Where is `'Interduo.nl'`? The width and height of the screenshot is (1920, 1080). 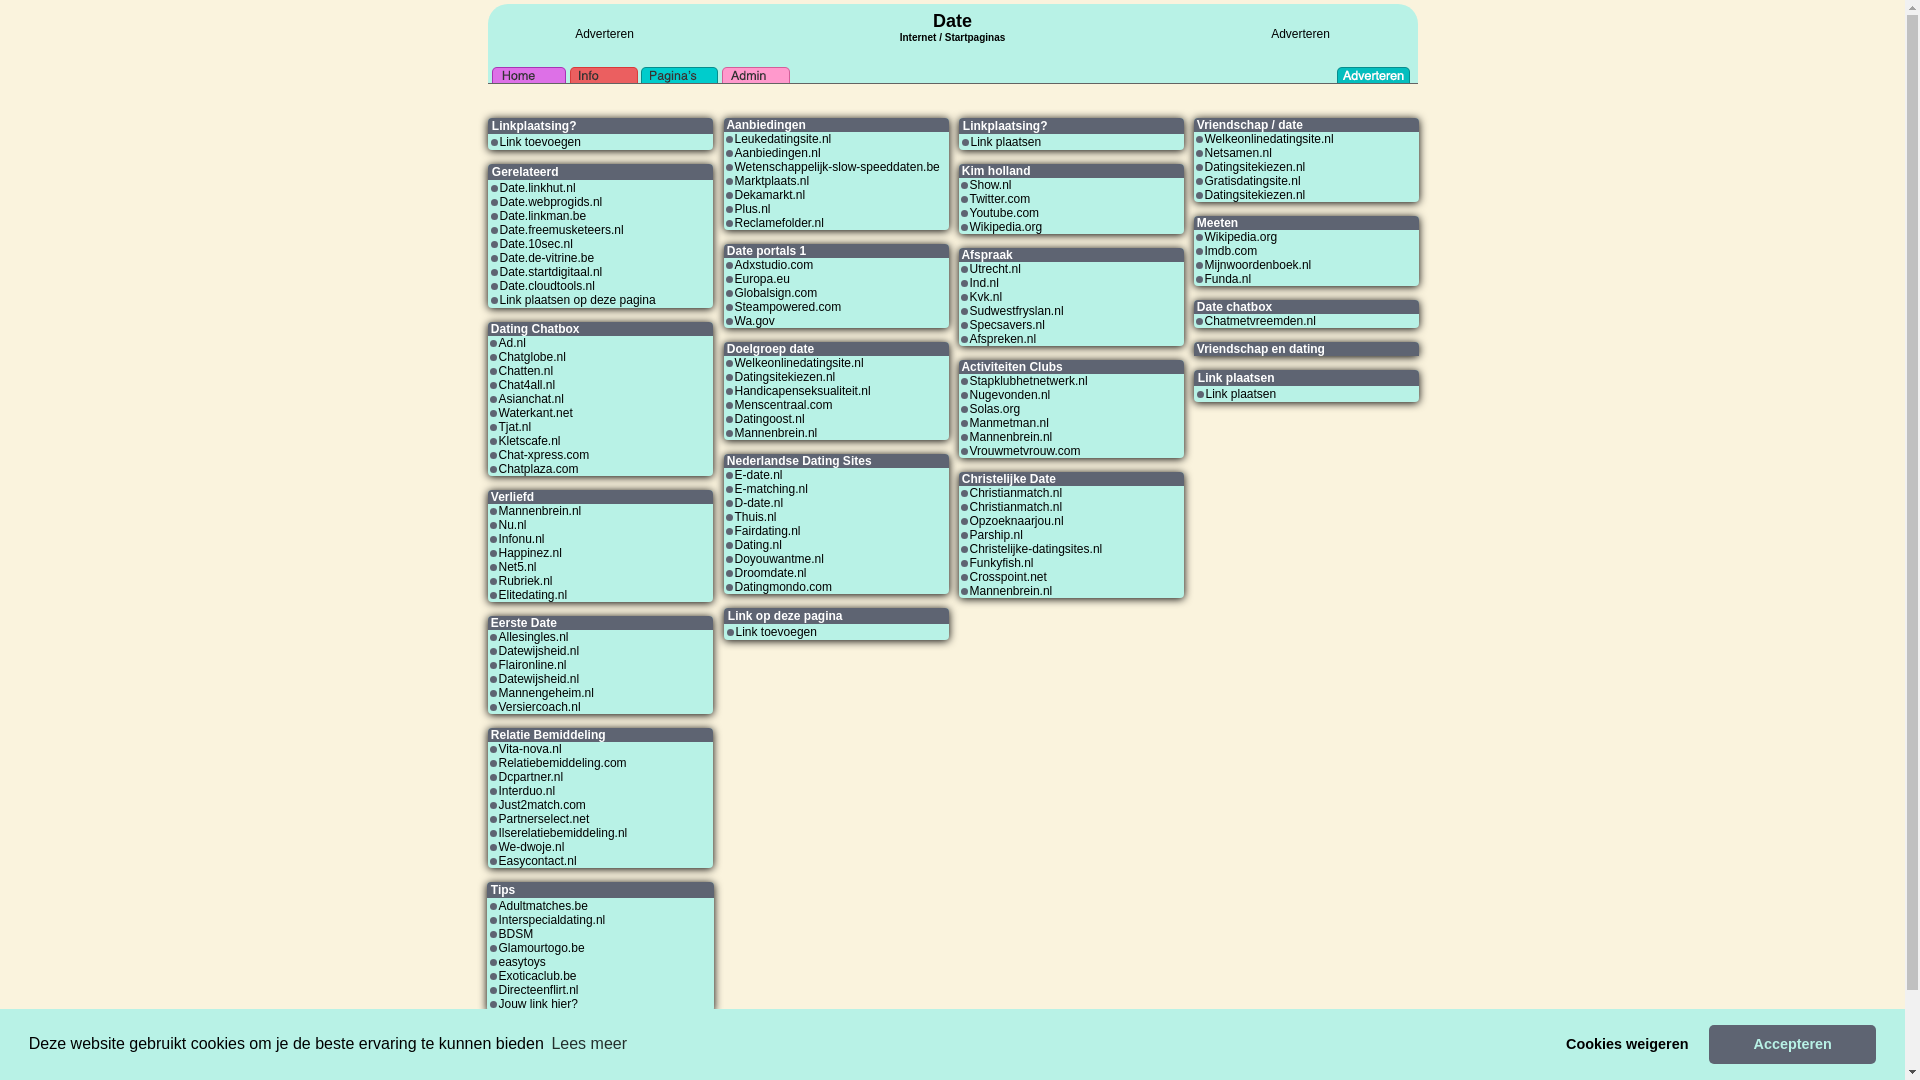 'Interduo.nl' is located at coordinates (526, 789).